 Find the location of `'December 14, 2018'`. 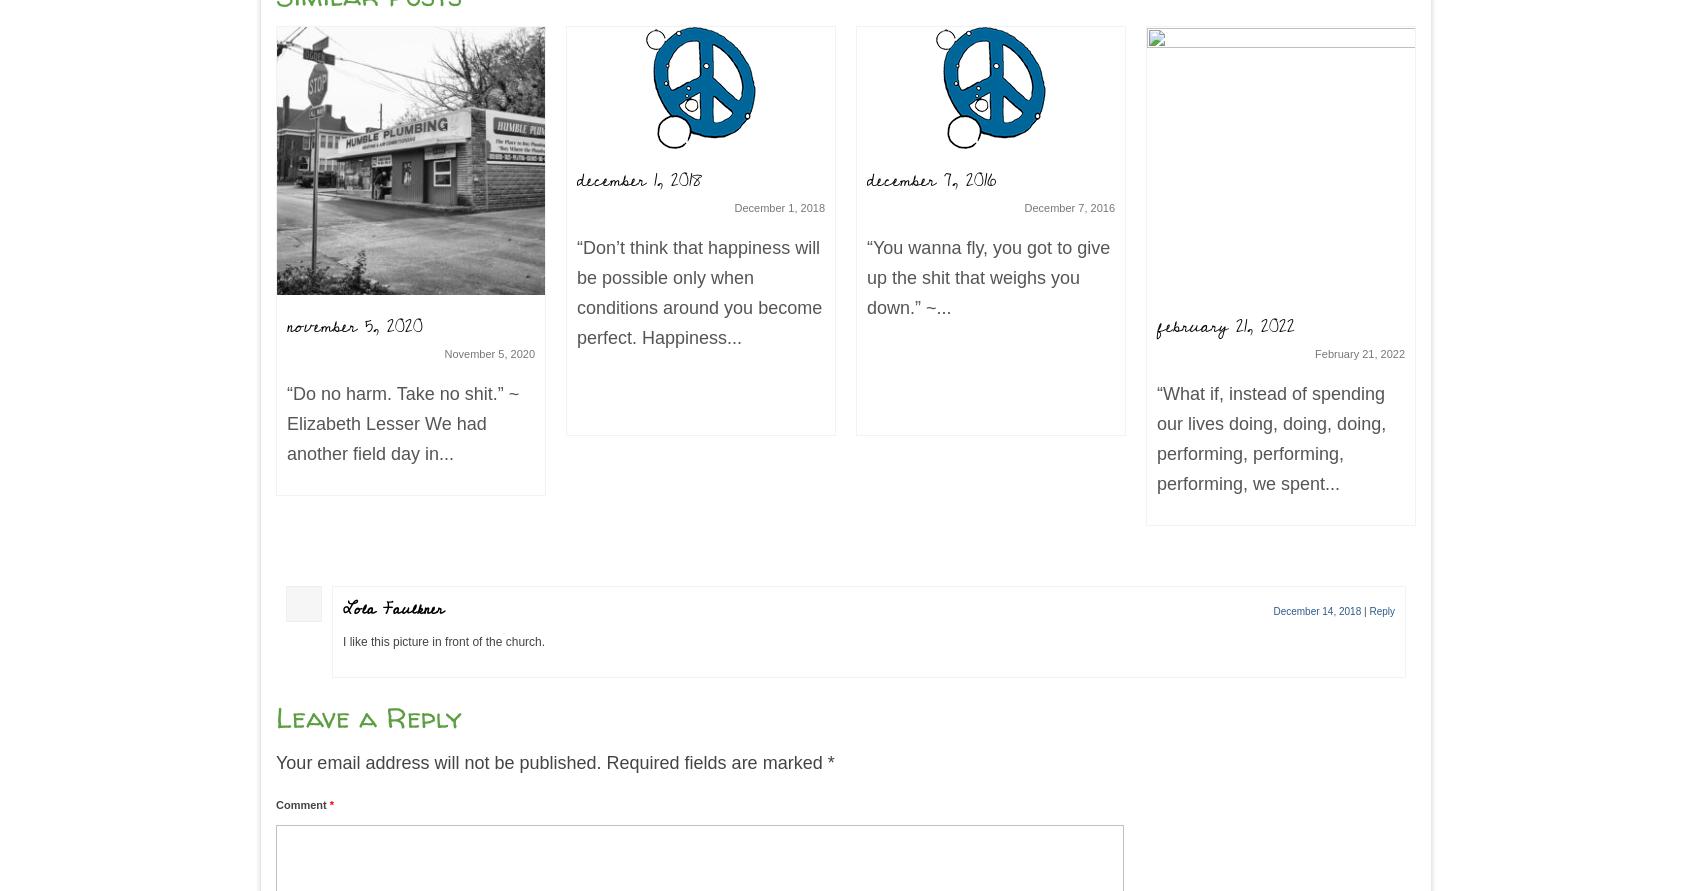

'December 14, 2018' is located at coordinates (1316, 610).